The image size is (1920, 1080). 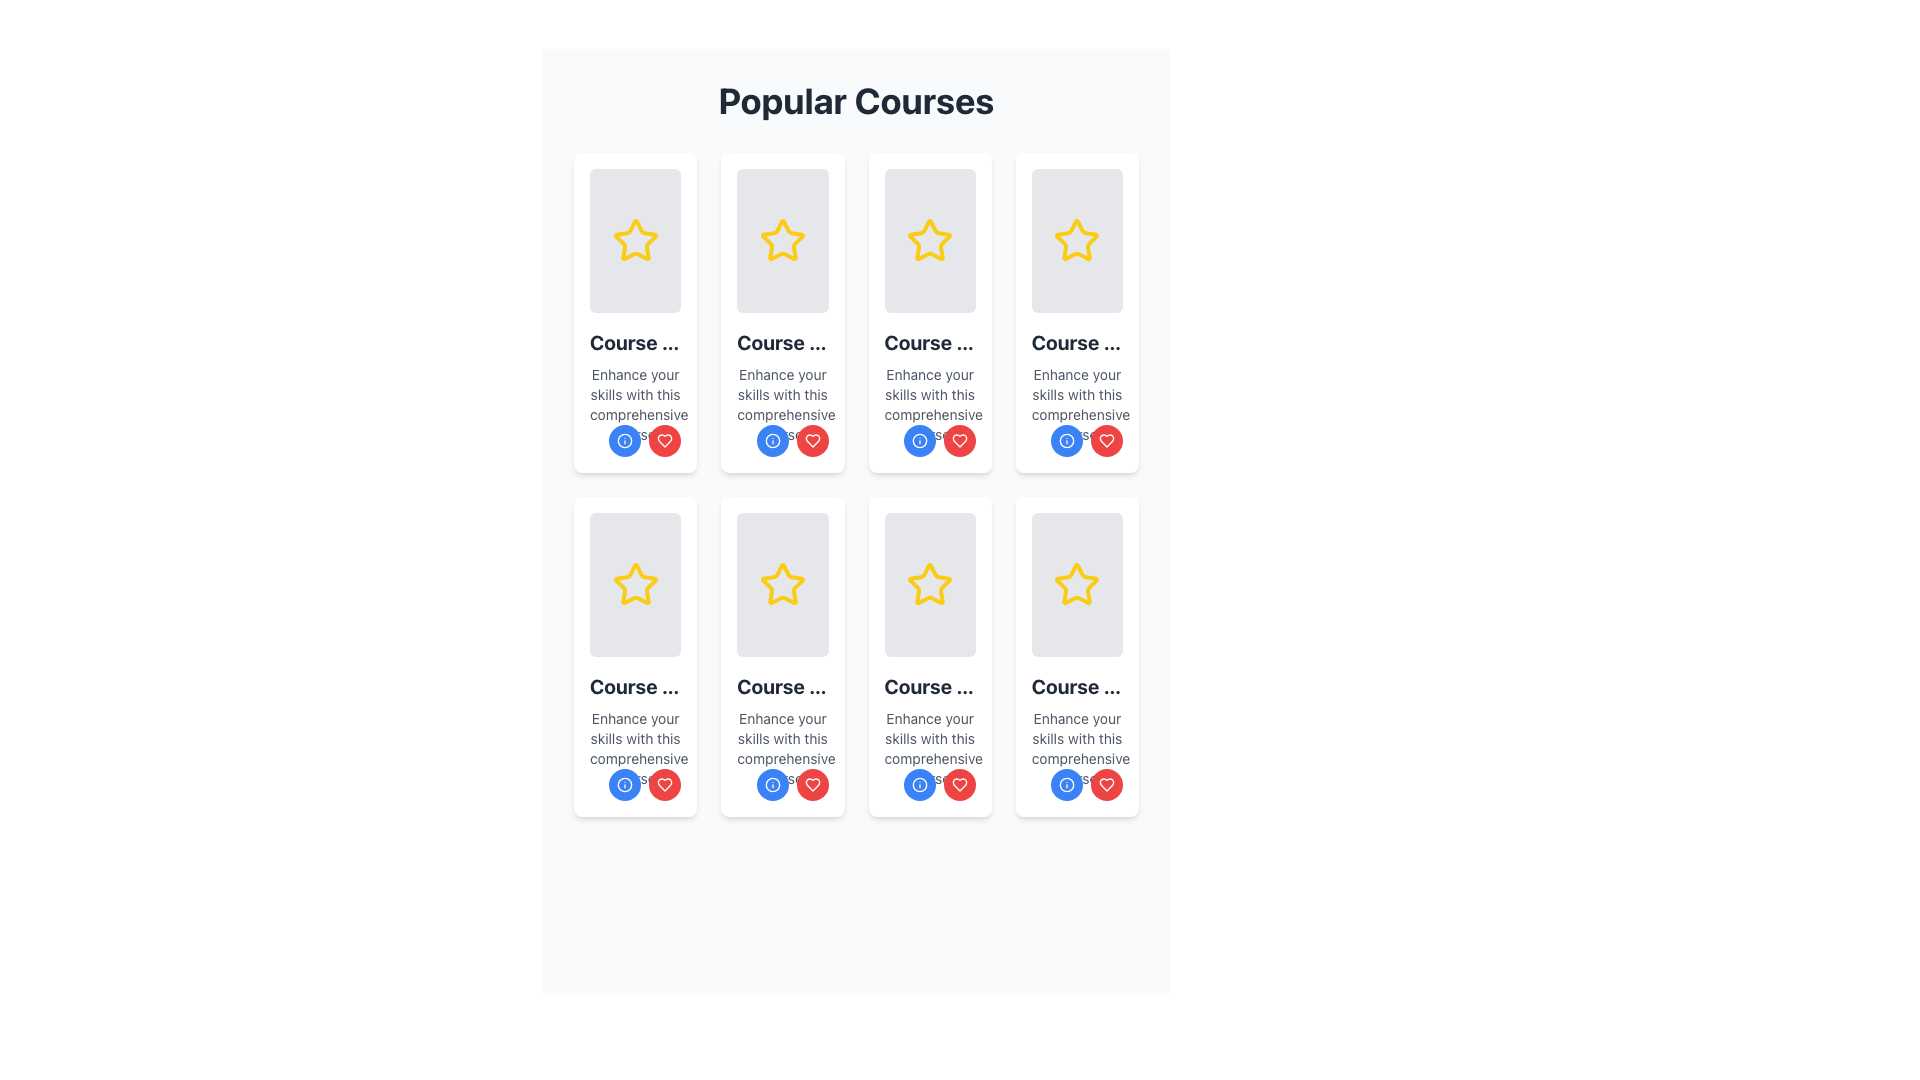 What do you see at coordinates (1065, 784) in the screenshot?
I see `the information button located at the bottom-right section of the card component, which is positioned to the left of the red favorite button` at bounding box center [1065, 784].